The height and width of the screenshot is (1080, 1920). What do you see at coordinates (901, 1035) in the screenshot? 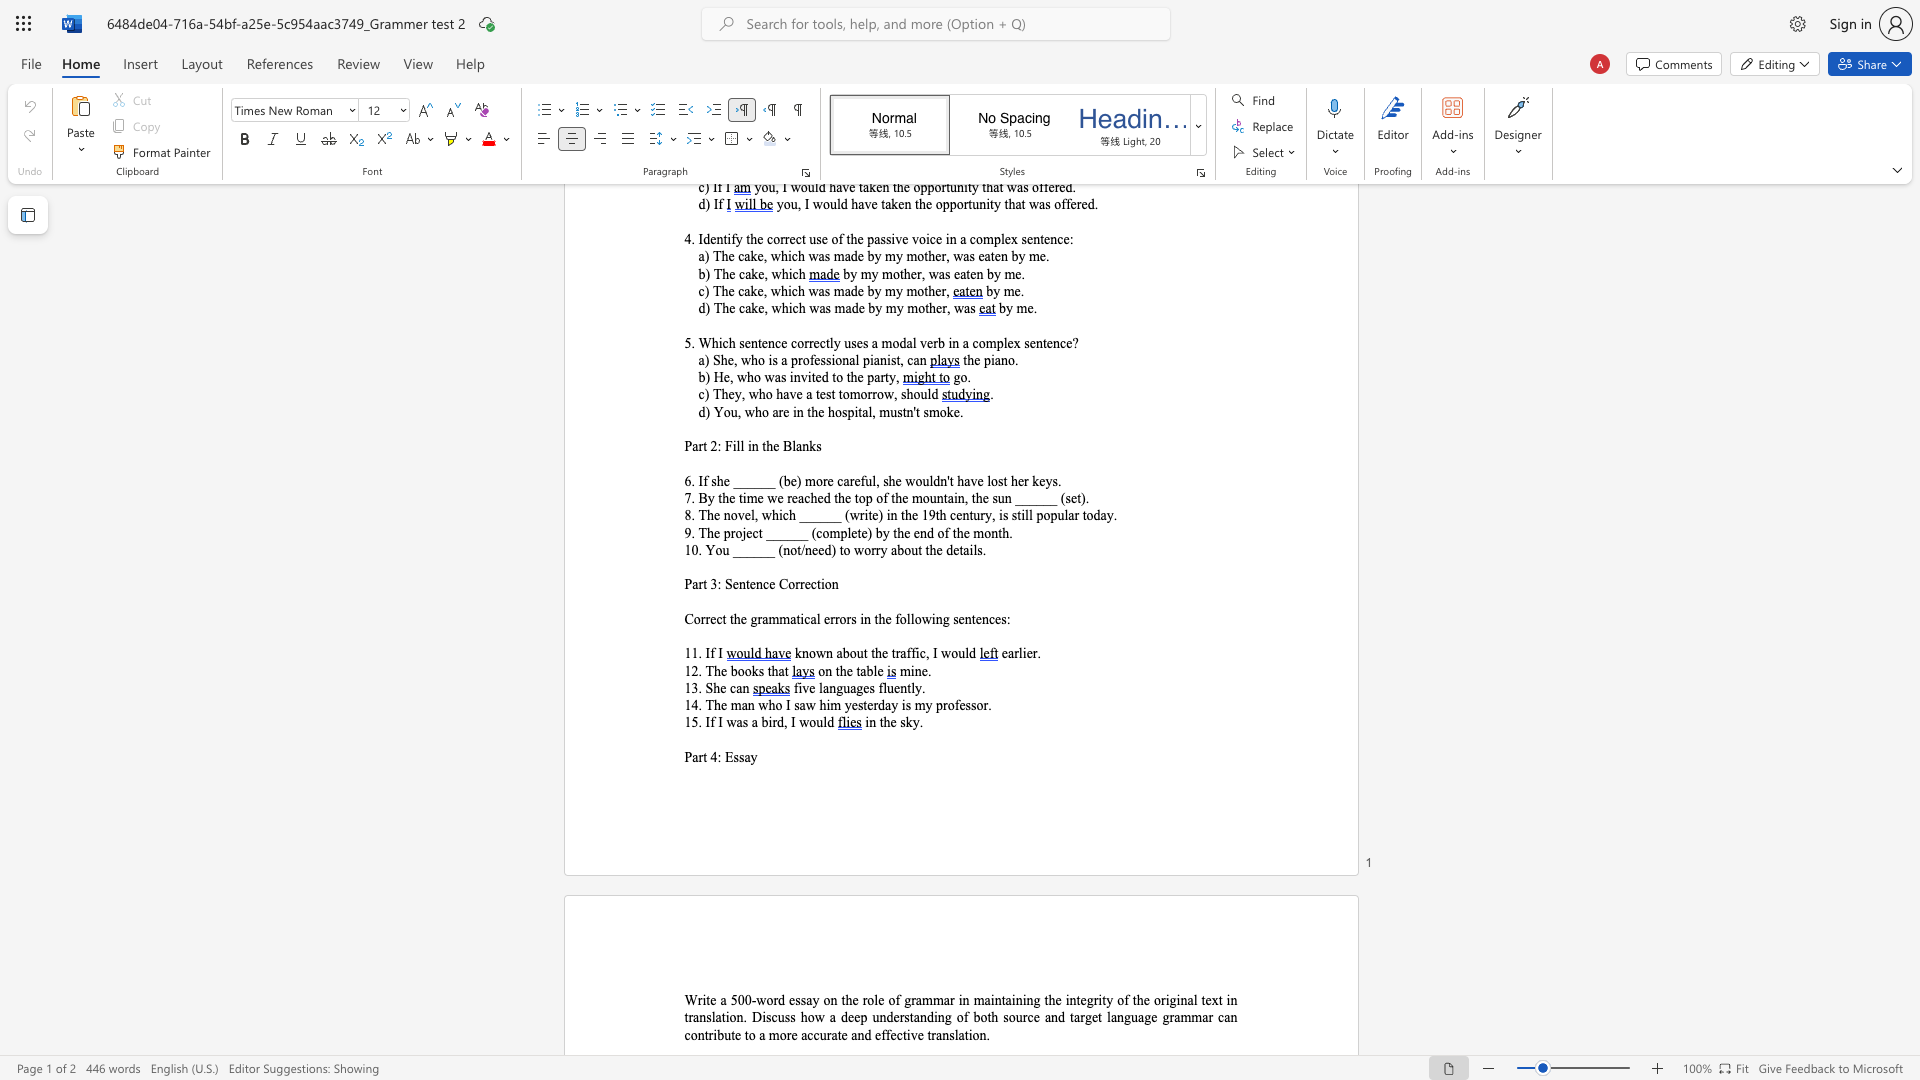
I see `the subset text "tive tra" within the text "and effective translation."` at bounding box center [901, 1035].